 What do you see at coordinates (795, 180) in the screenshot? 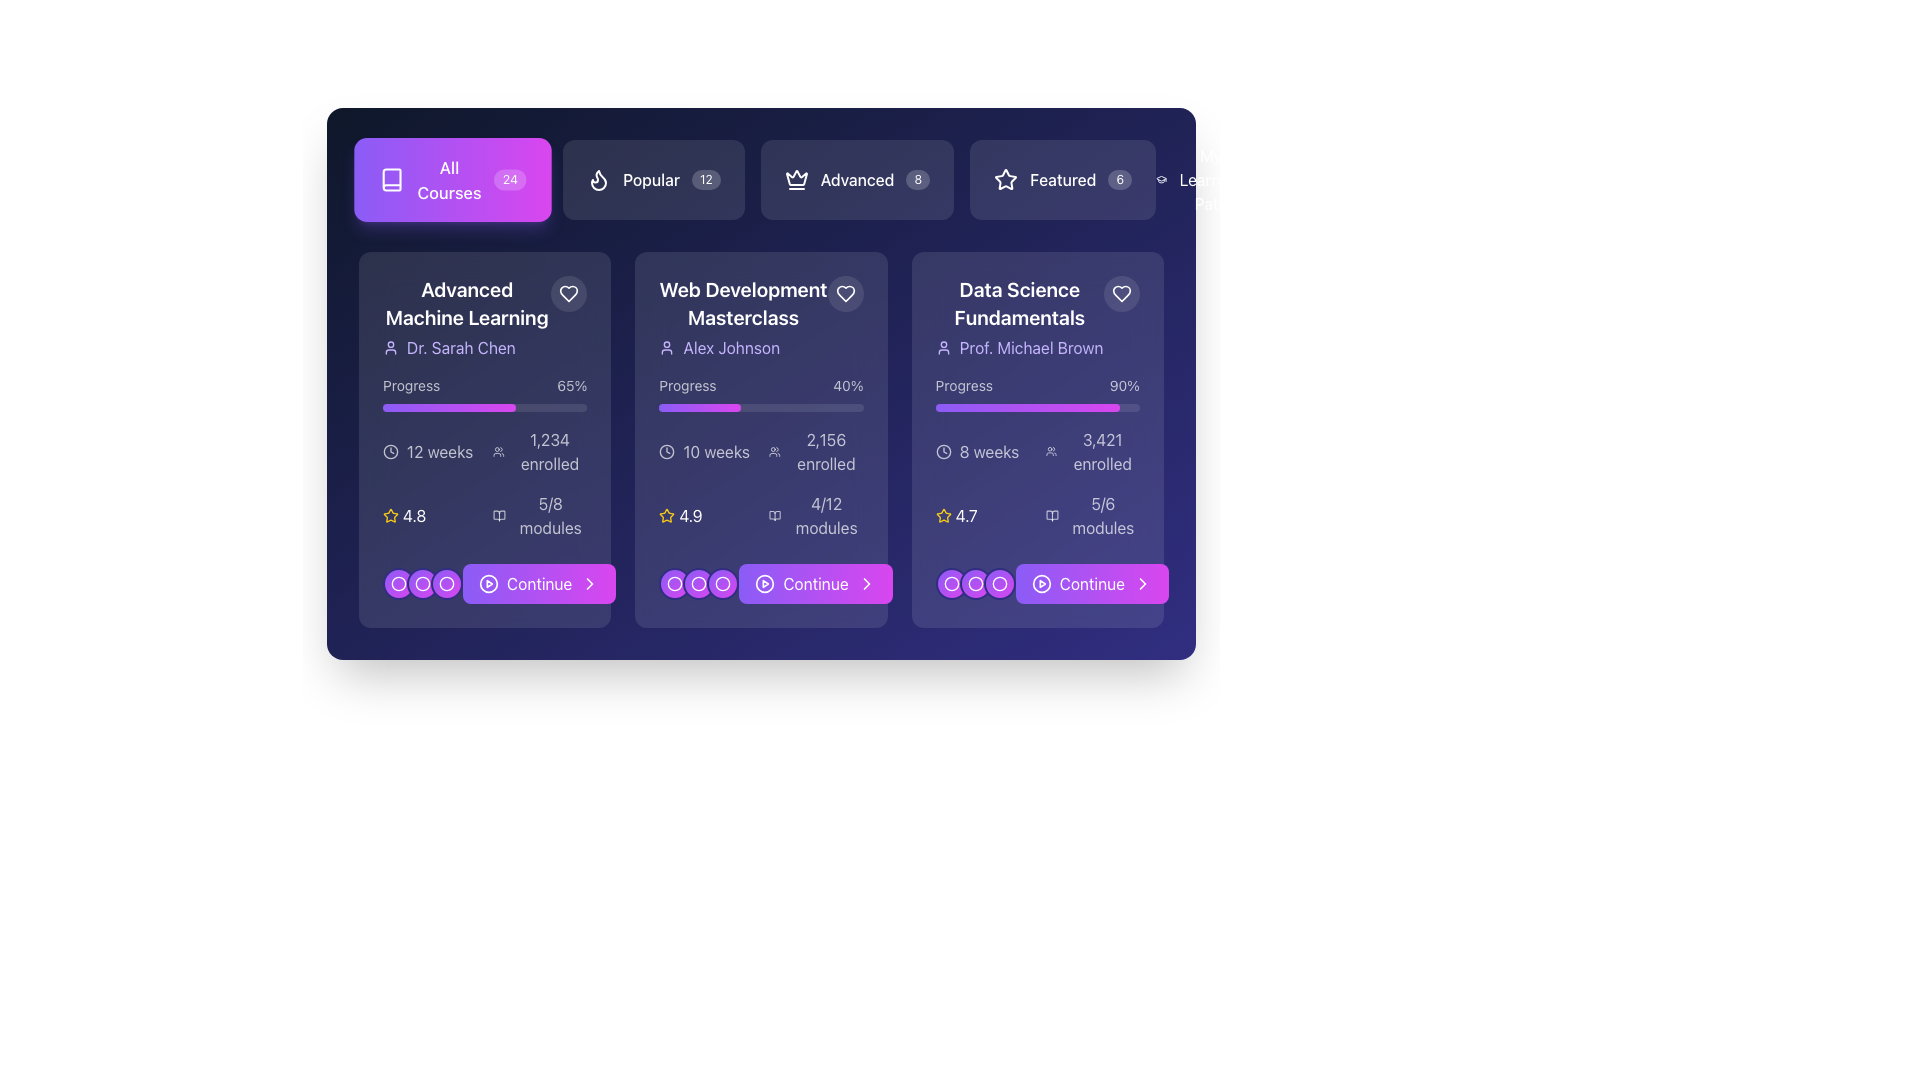
I see `the 'Advanced' category icon located in the top navigation bar, which serves as a visual indicator` at bounding box center [795, 180].